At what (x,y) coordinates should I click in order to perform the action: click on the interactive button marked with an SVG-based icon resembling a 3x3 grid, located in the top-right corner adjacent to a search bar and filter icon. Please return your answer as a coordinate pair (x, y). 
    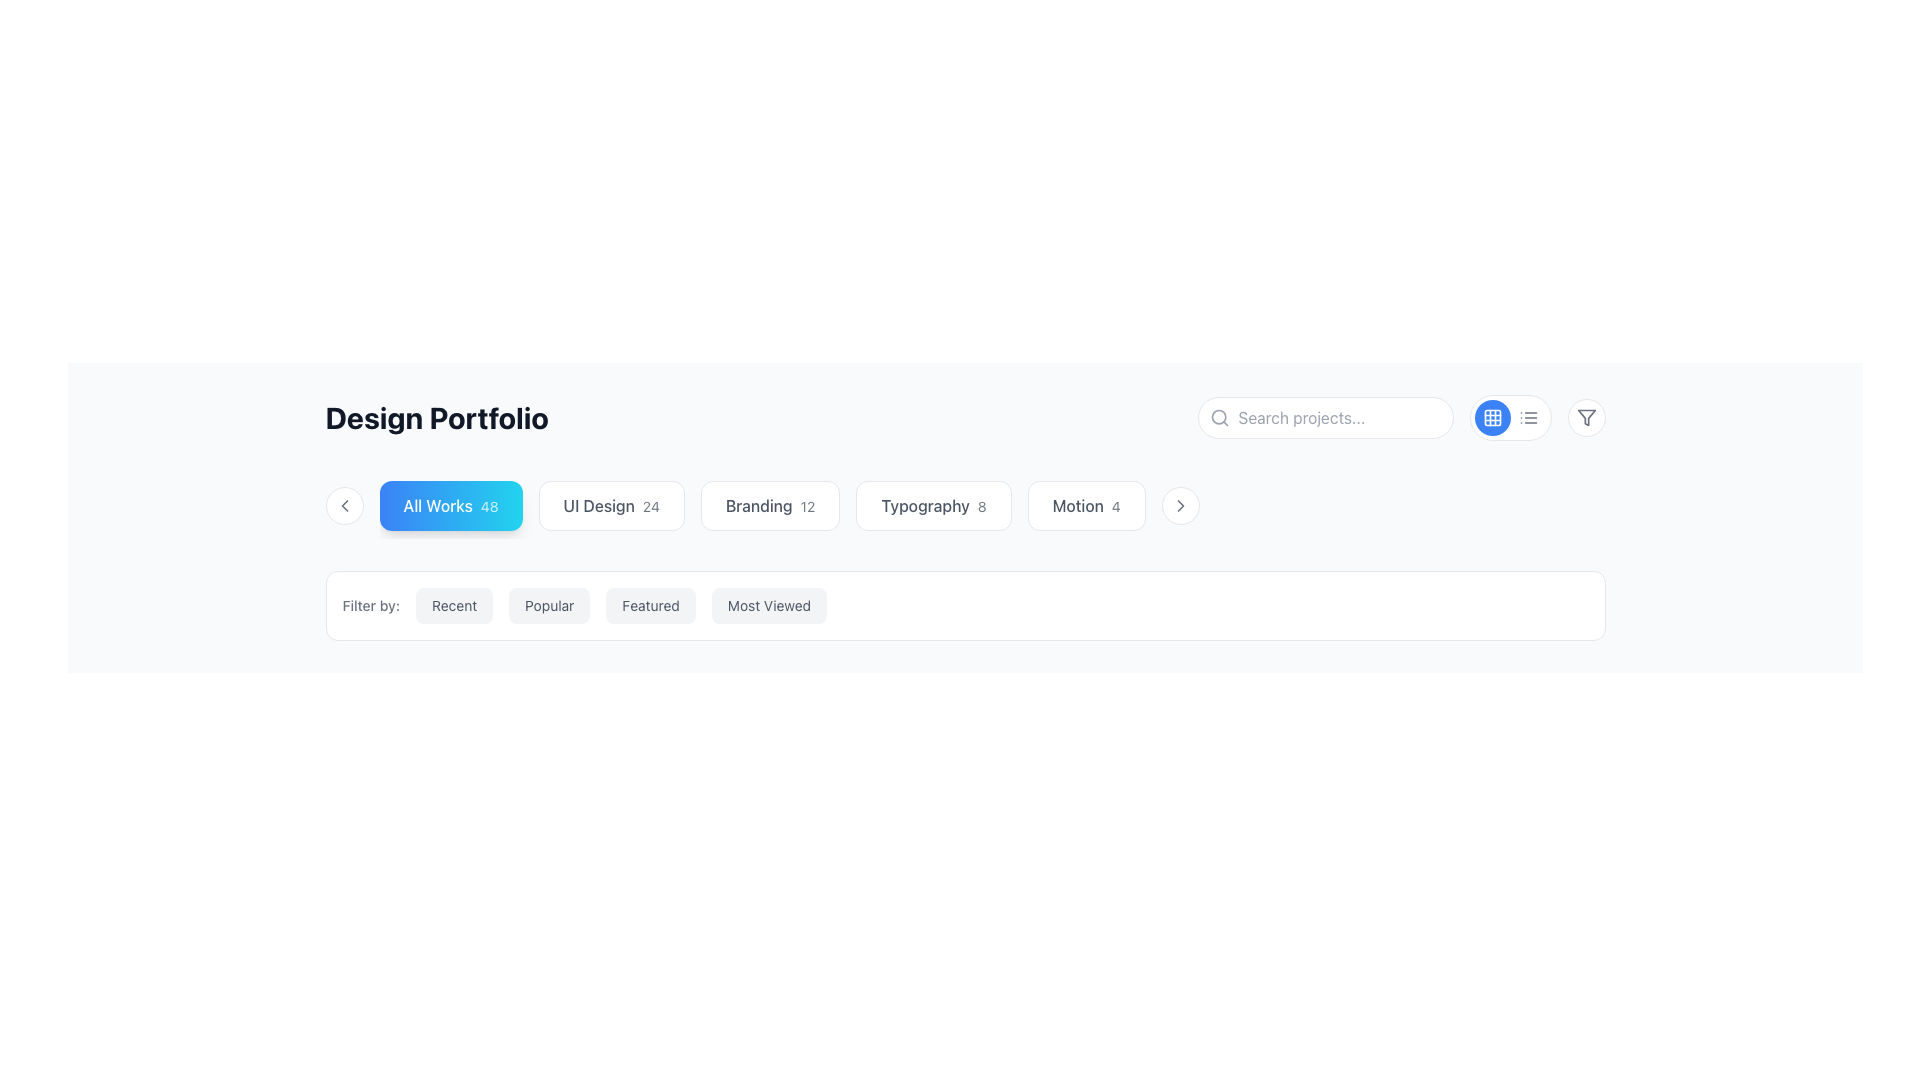
    Looking at the image, I should click on (1492, 416).